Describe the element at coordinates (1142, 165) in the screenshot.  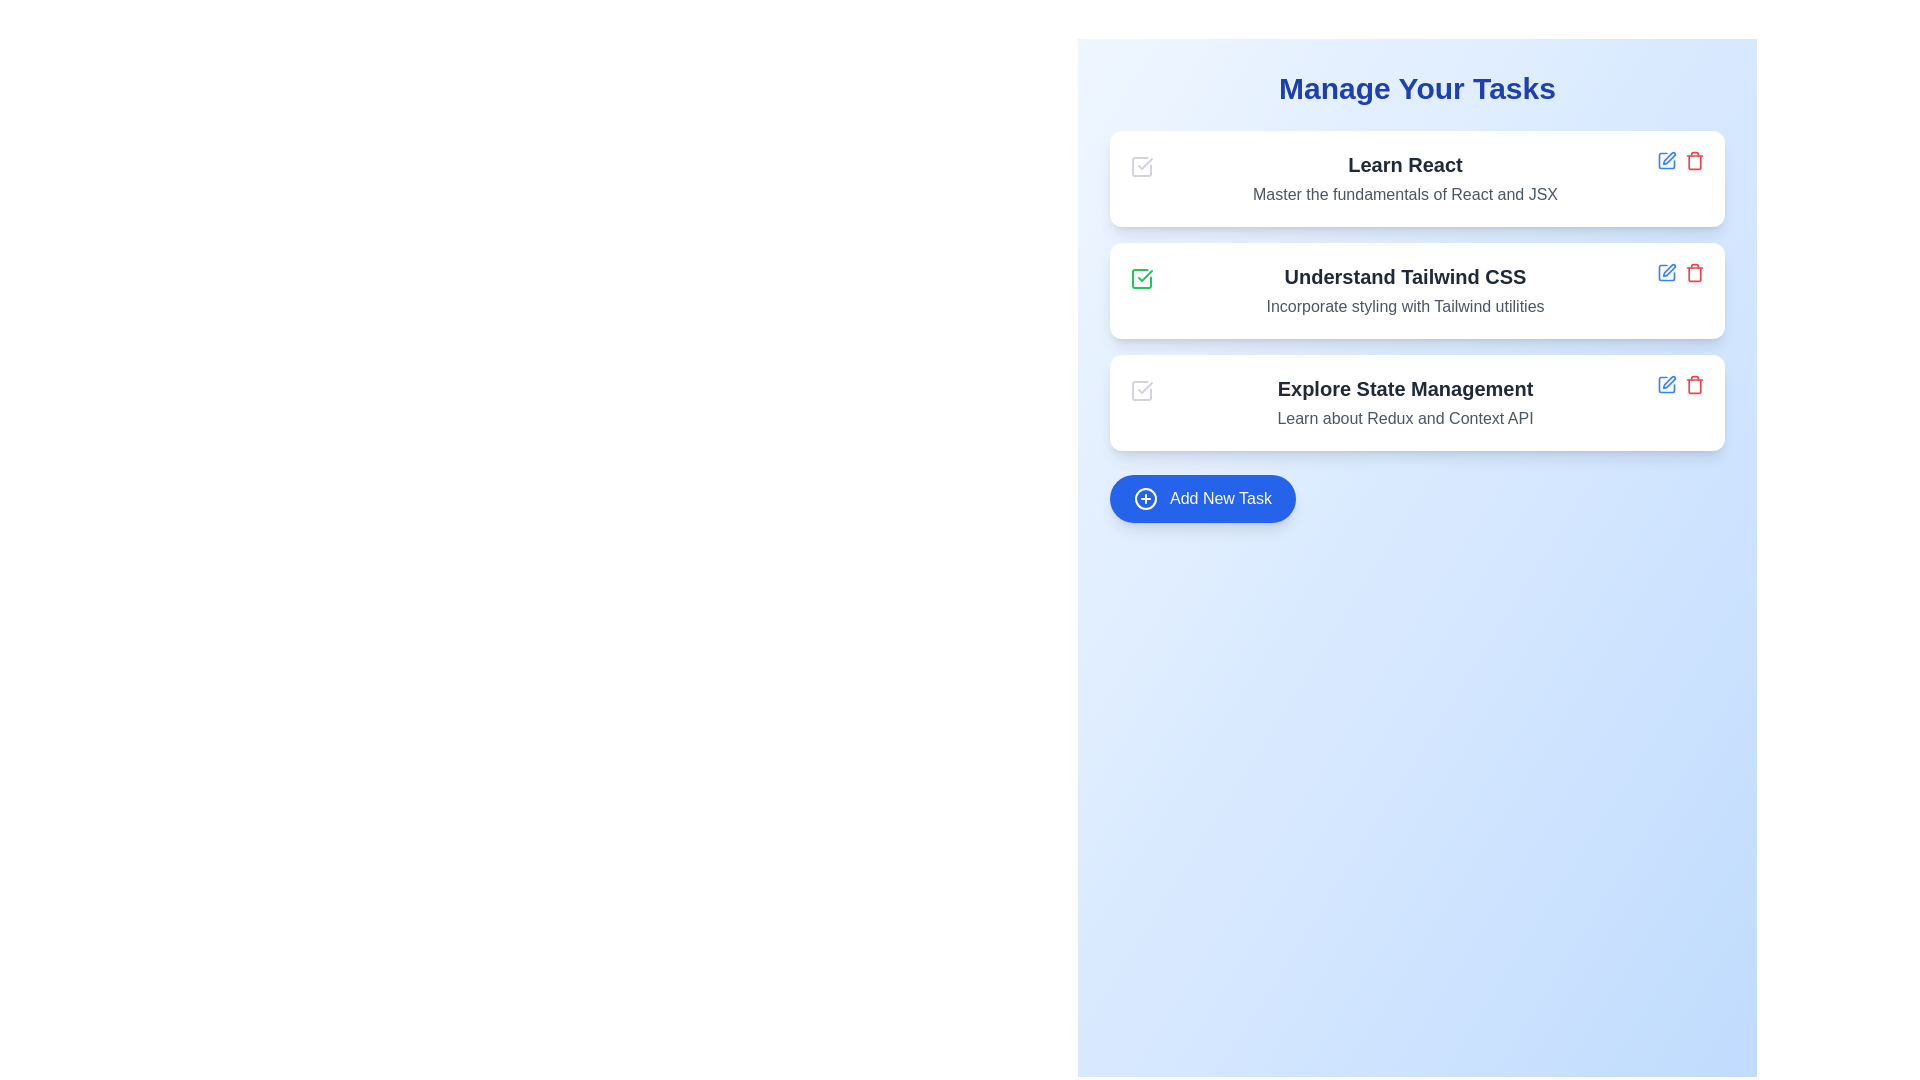
I see `the task status icon located at the top-left corner of the 'Learn React' task card to indicate the current state of the task` at that location.